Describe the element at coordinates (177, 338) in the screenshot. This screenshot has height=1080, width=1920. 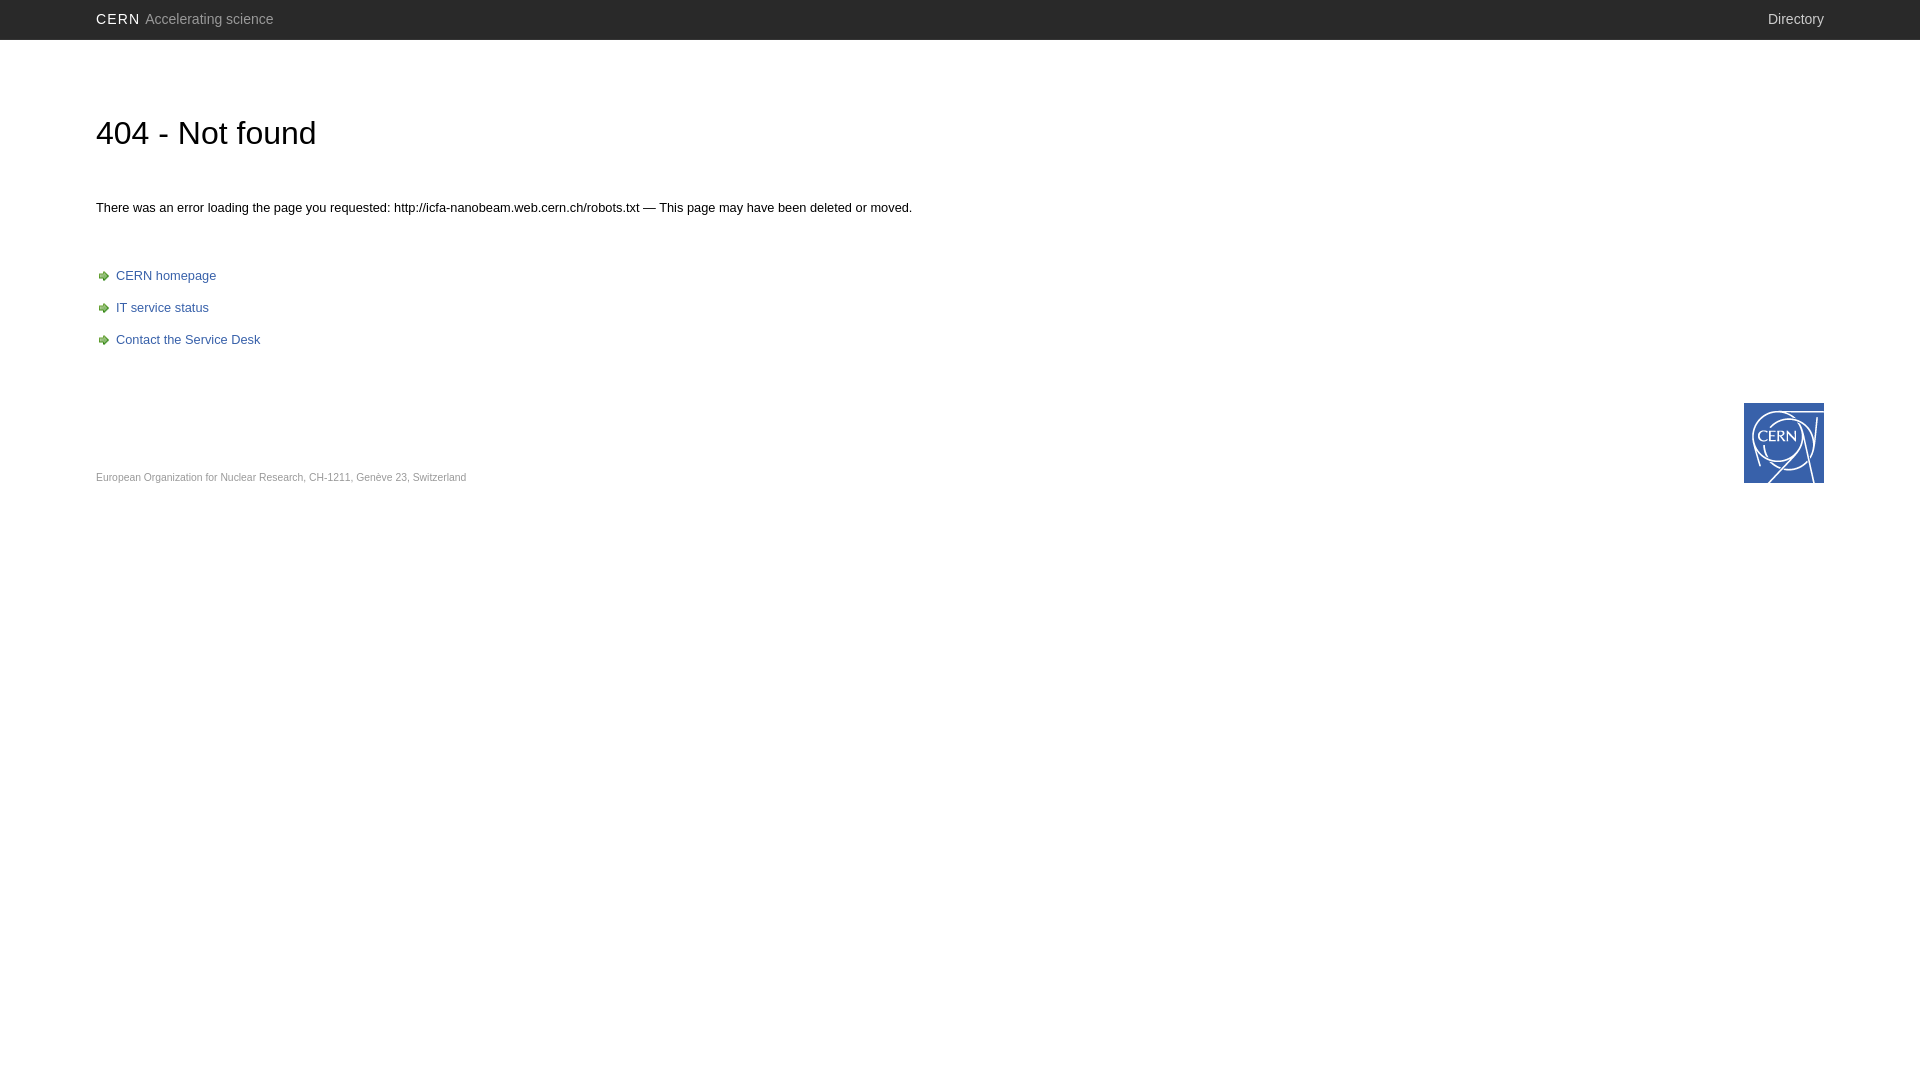
I see `'Contact the Service Desk'` at that location.